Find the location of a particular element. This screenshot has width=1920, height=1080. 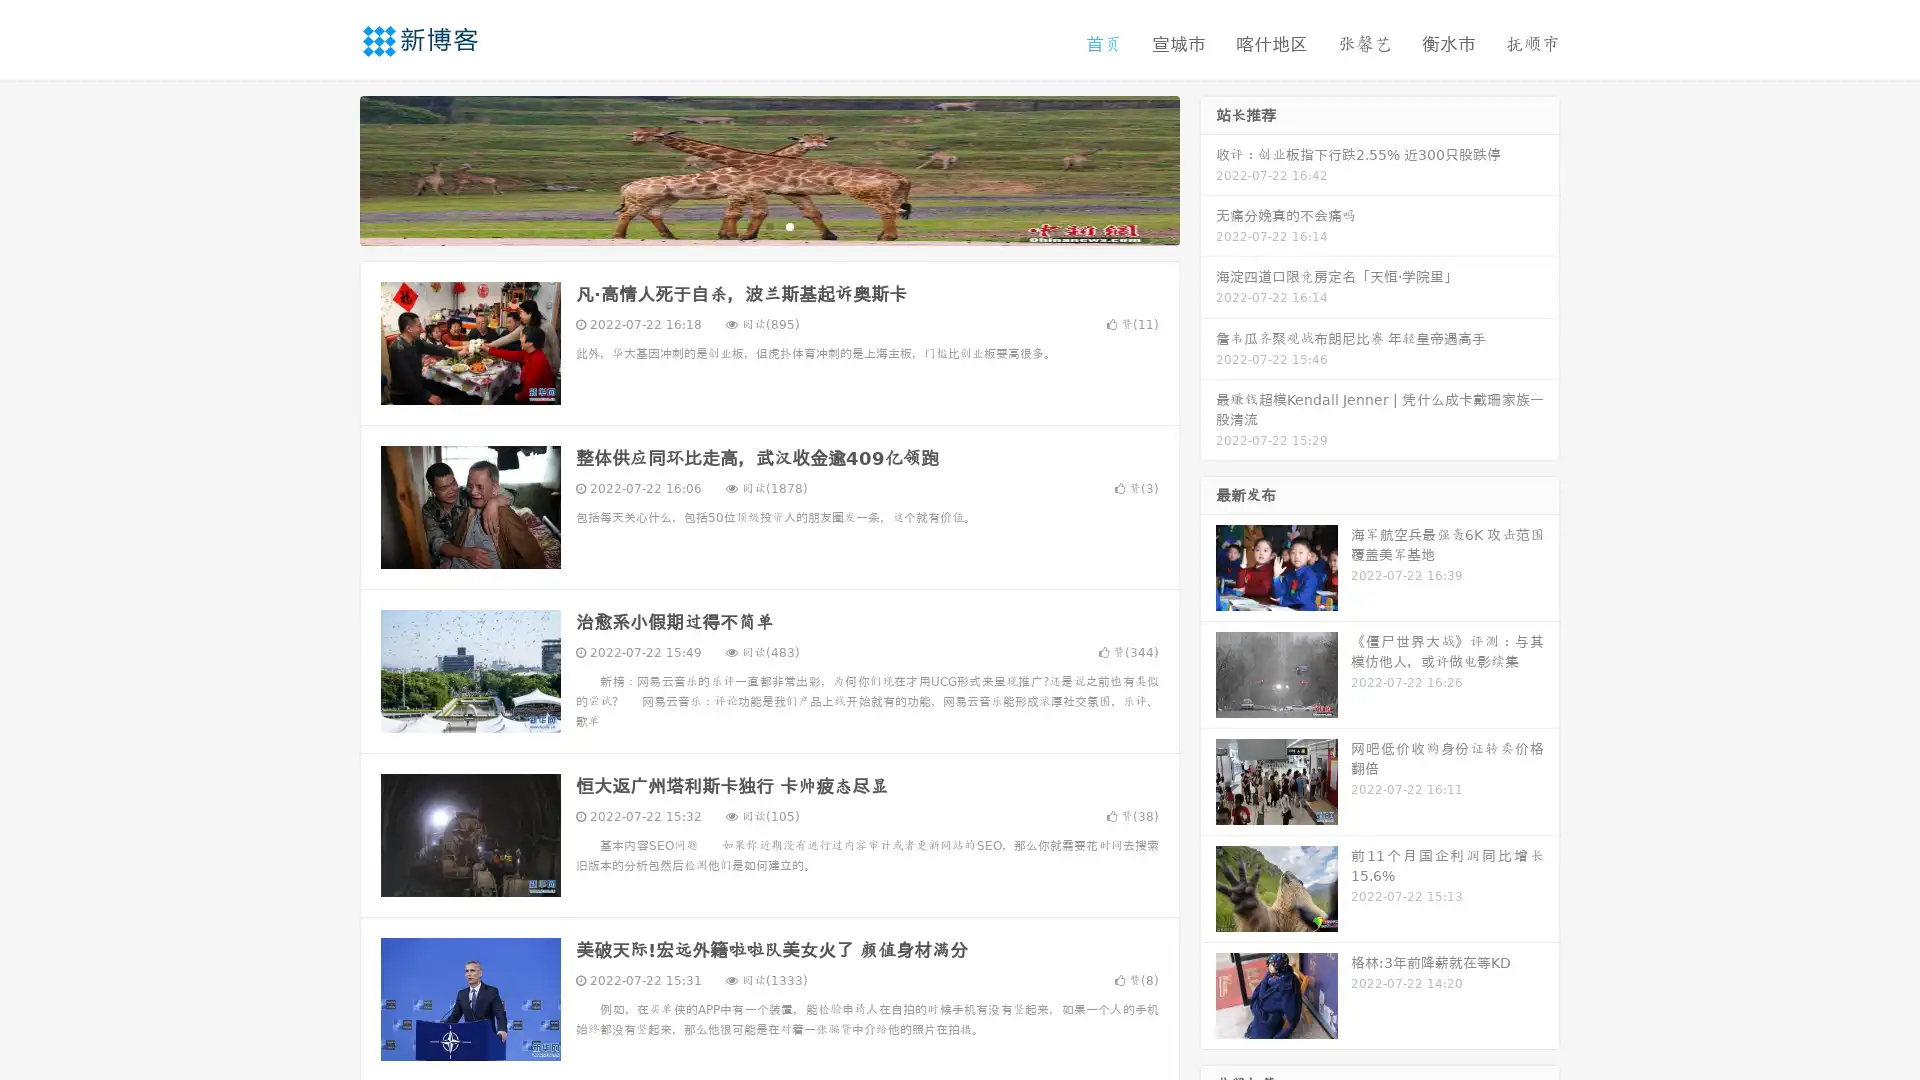

Go to slide 2 is located at coordinates (768, 225).